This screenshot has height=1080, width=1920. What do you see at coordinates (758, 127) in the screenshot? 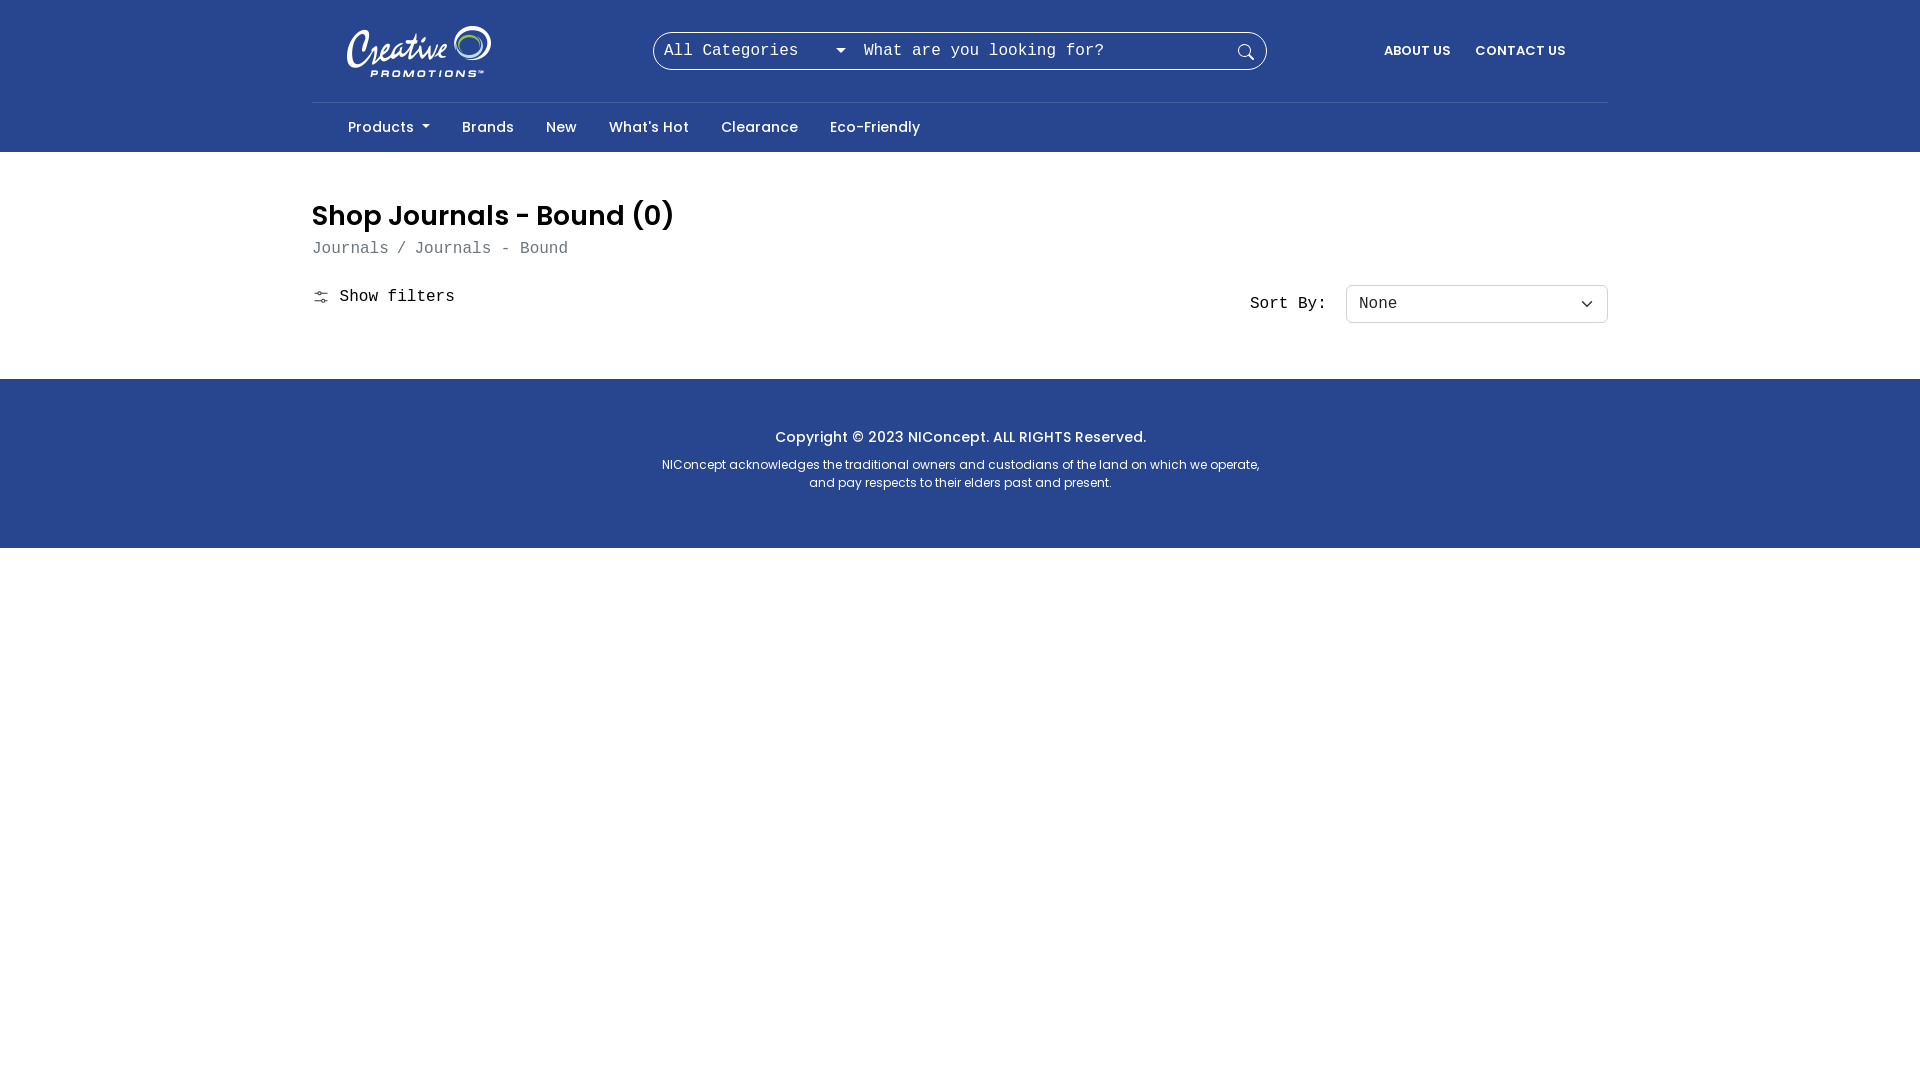
I see `'Clearance'` at bounding box center [758, 127].